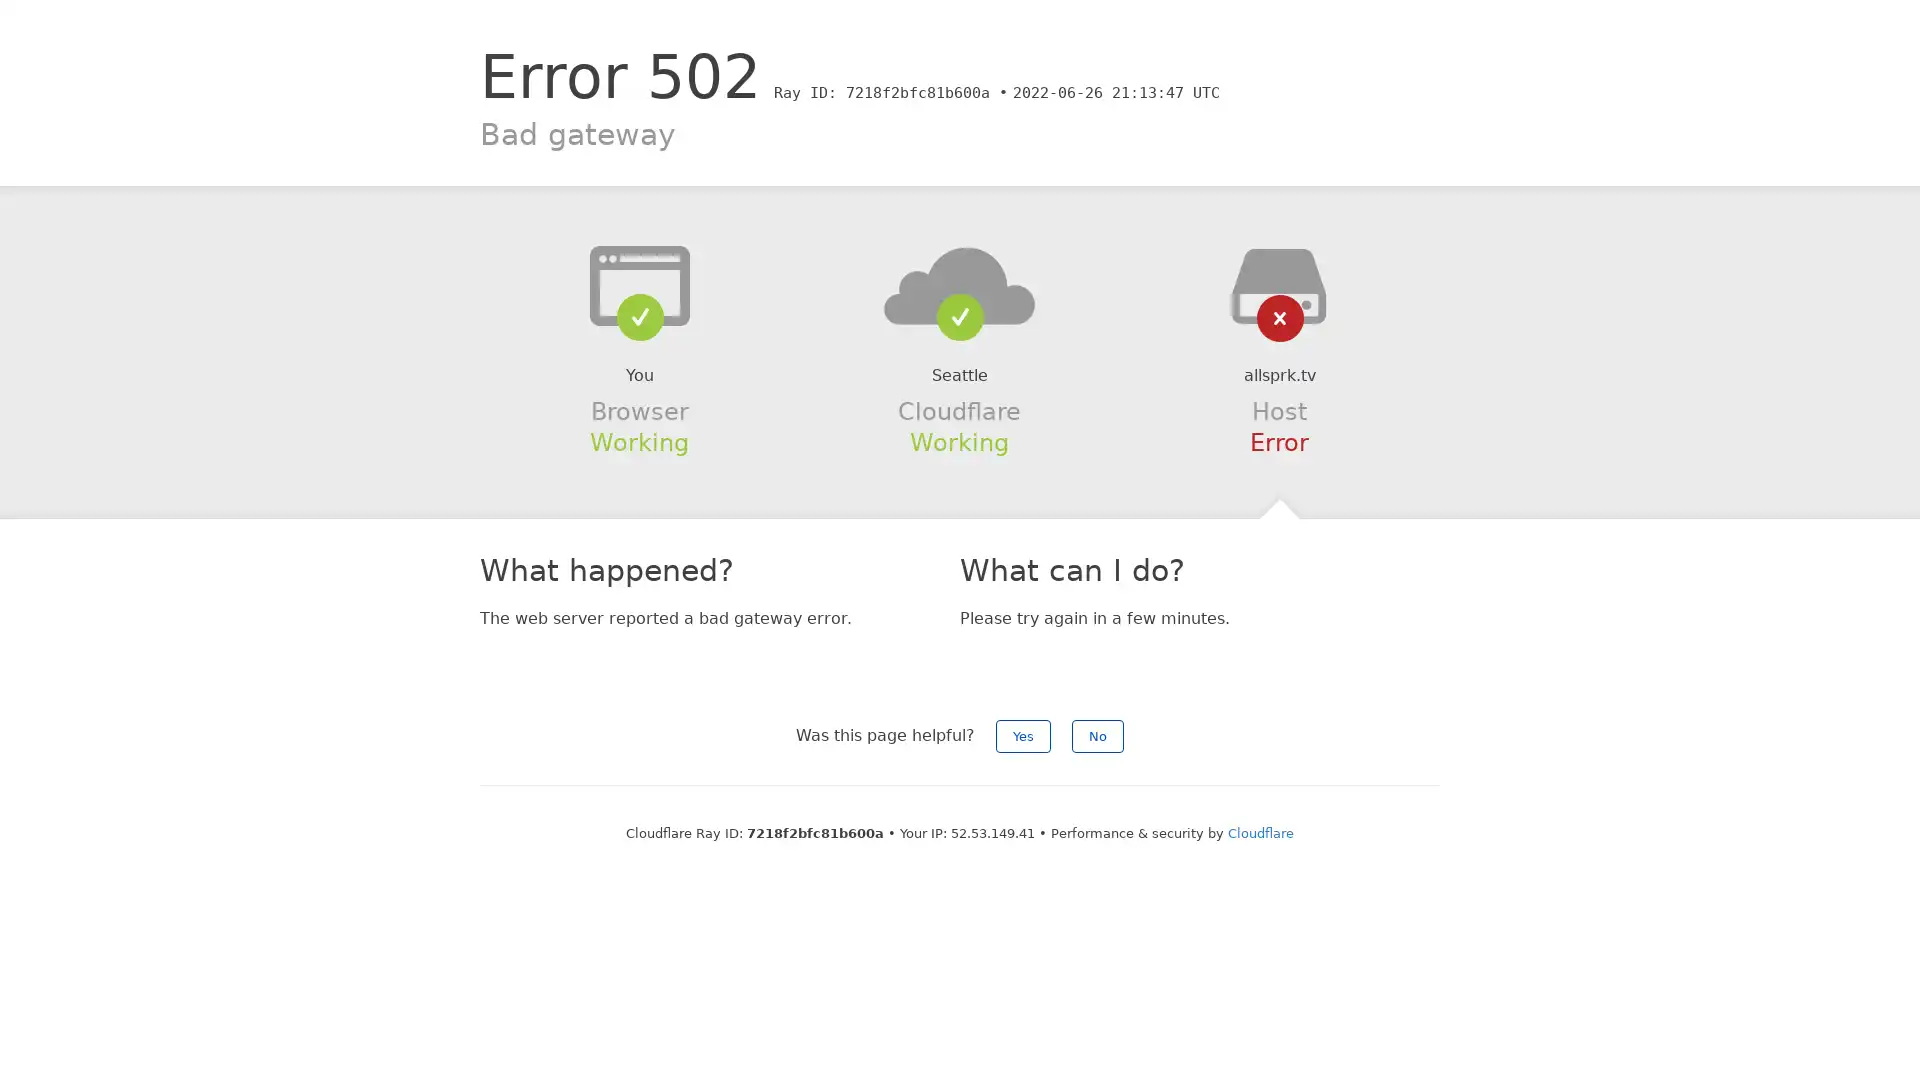 This screenshot has height=1080, width=1920. What do you see at coordinates (1097, 736) in the screenshot?
I see `No` at bounding box center [1097, 736].